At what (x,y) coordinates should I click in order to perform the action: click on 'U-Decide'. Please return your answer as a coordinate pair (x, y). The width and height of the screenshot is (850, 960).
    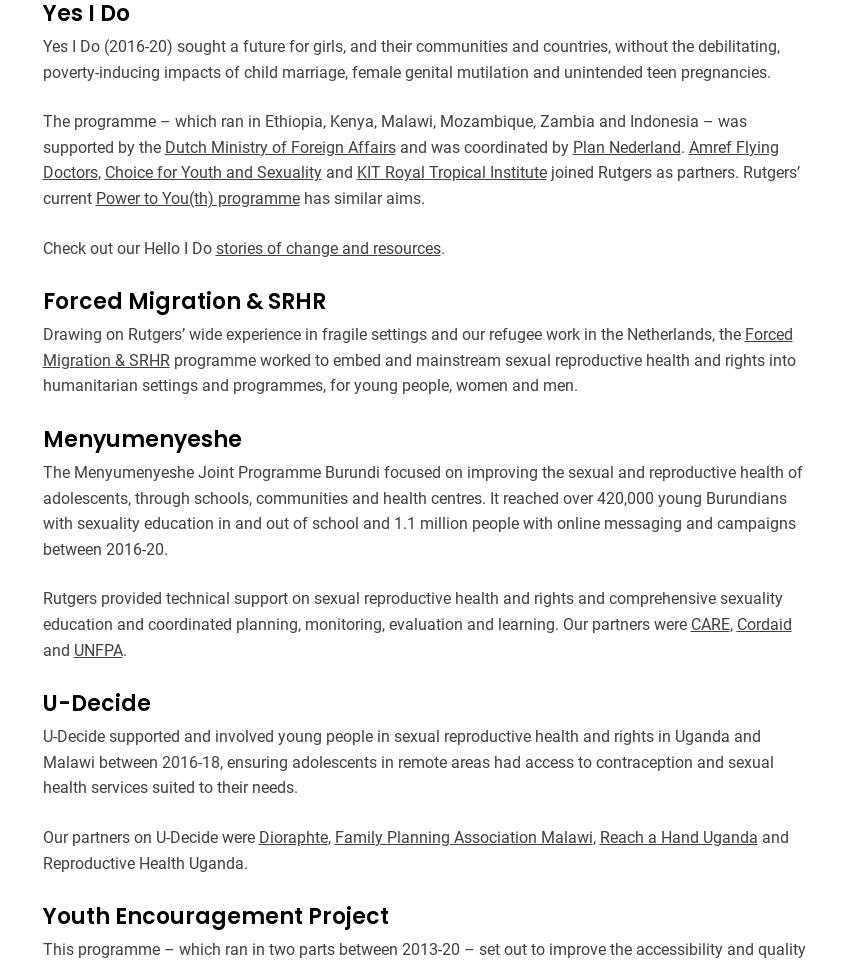
    Looking at the image, I should click on (40, 703).